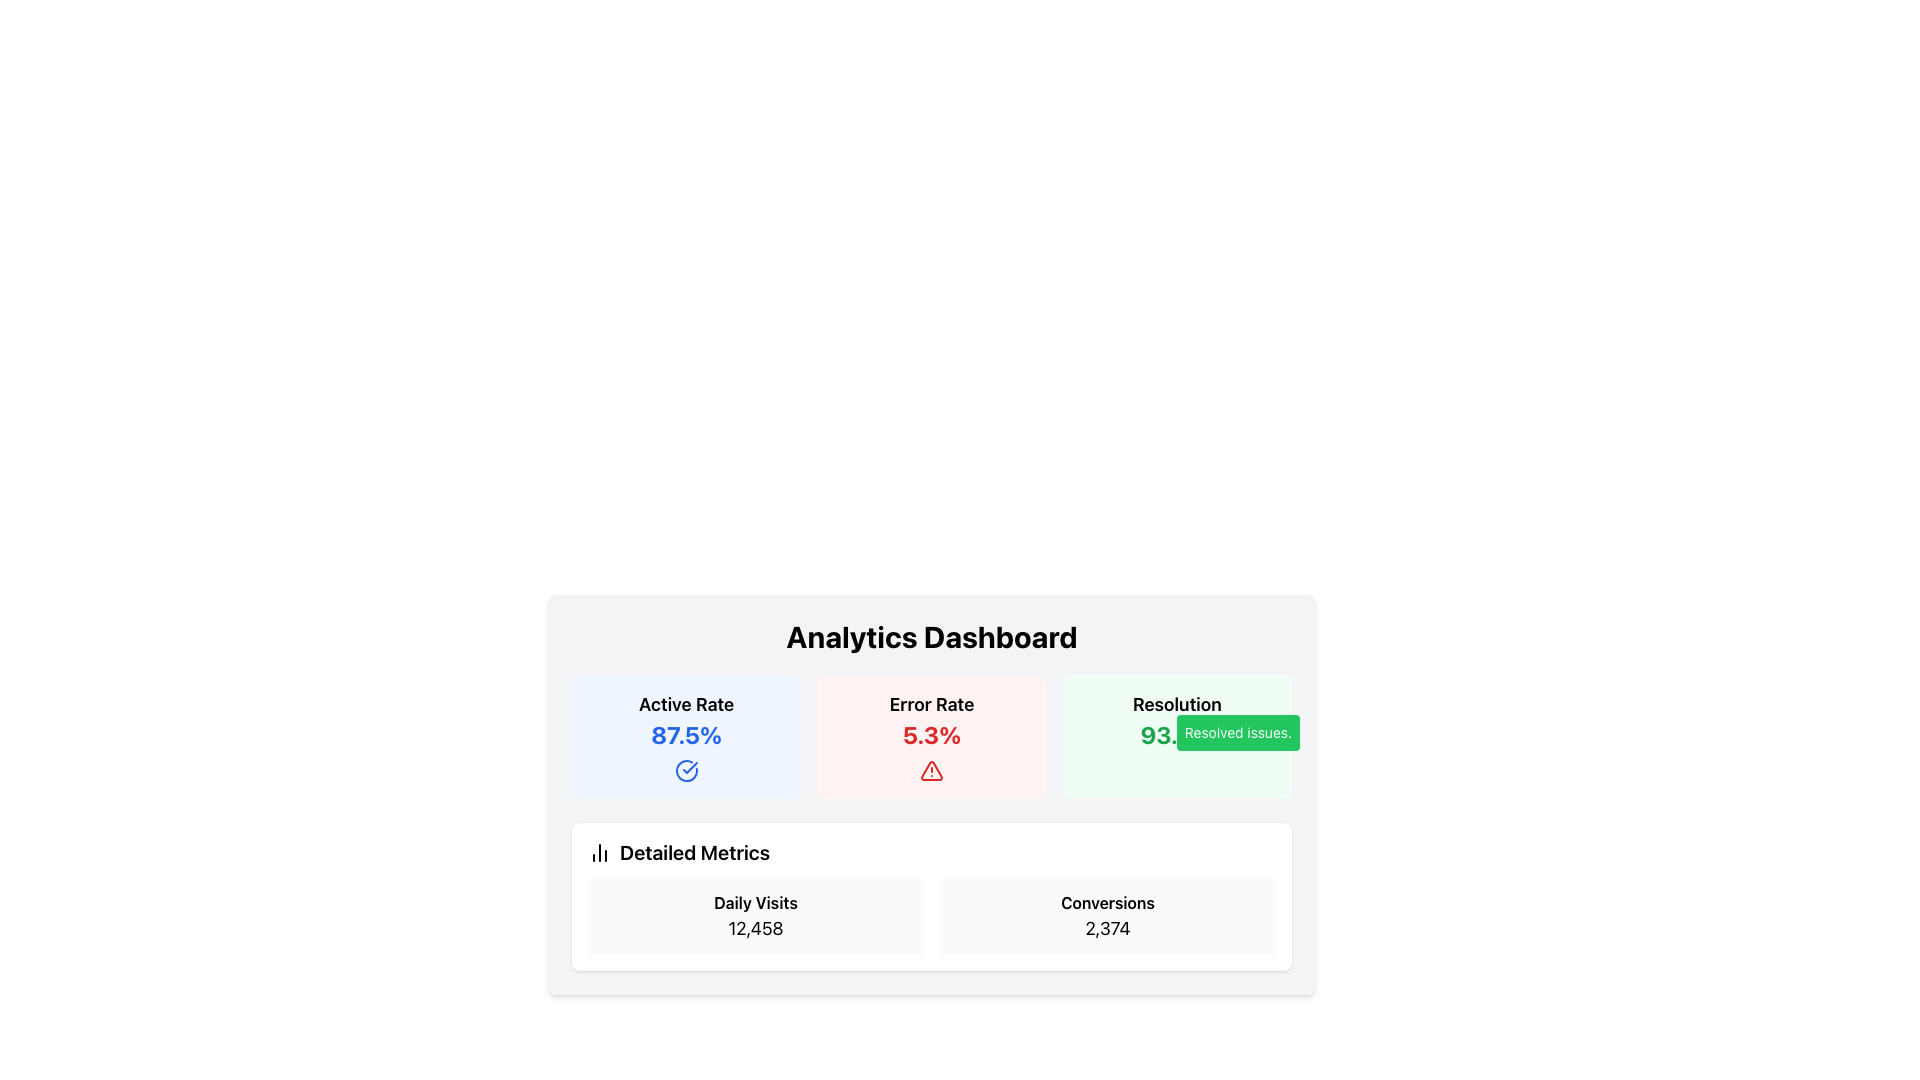 The height and width of the screenshot is (1080, 1920). I want to click on the leftmost metric display card that shows the active rate percentage, which is part of a group of three cards at the top of the layout, so click(686, 736).